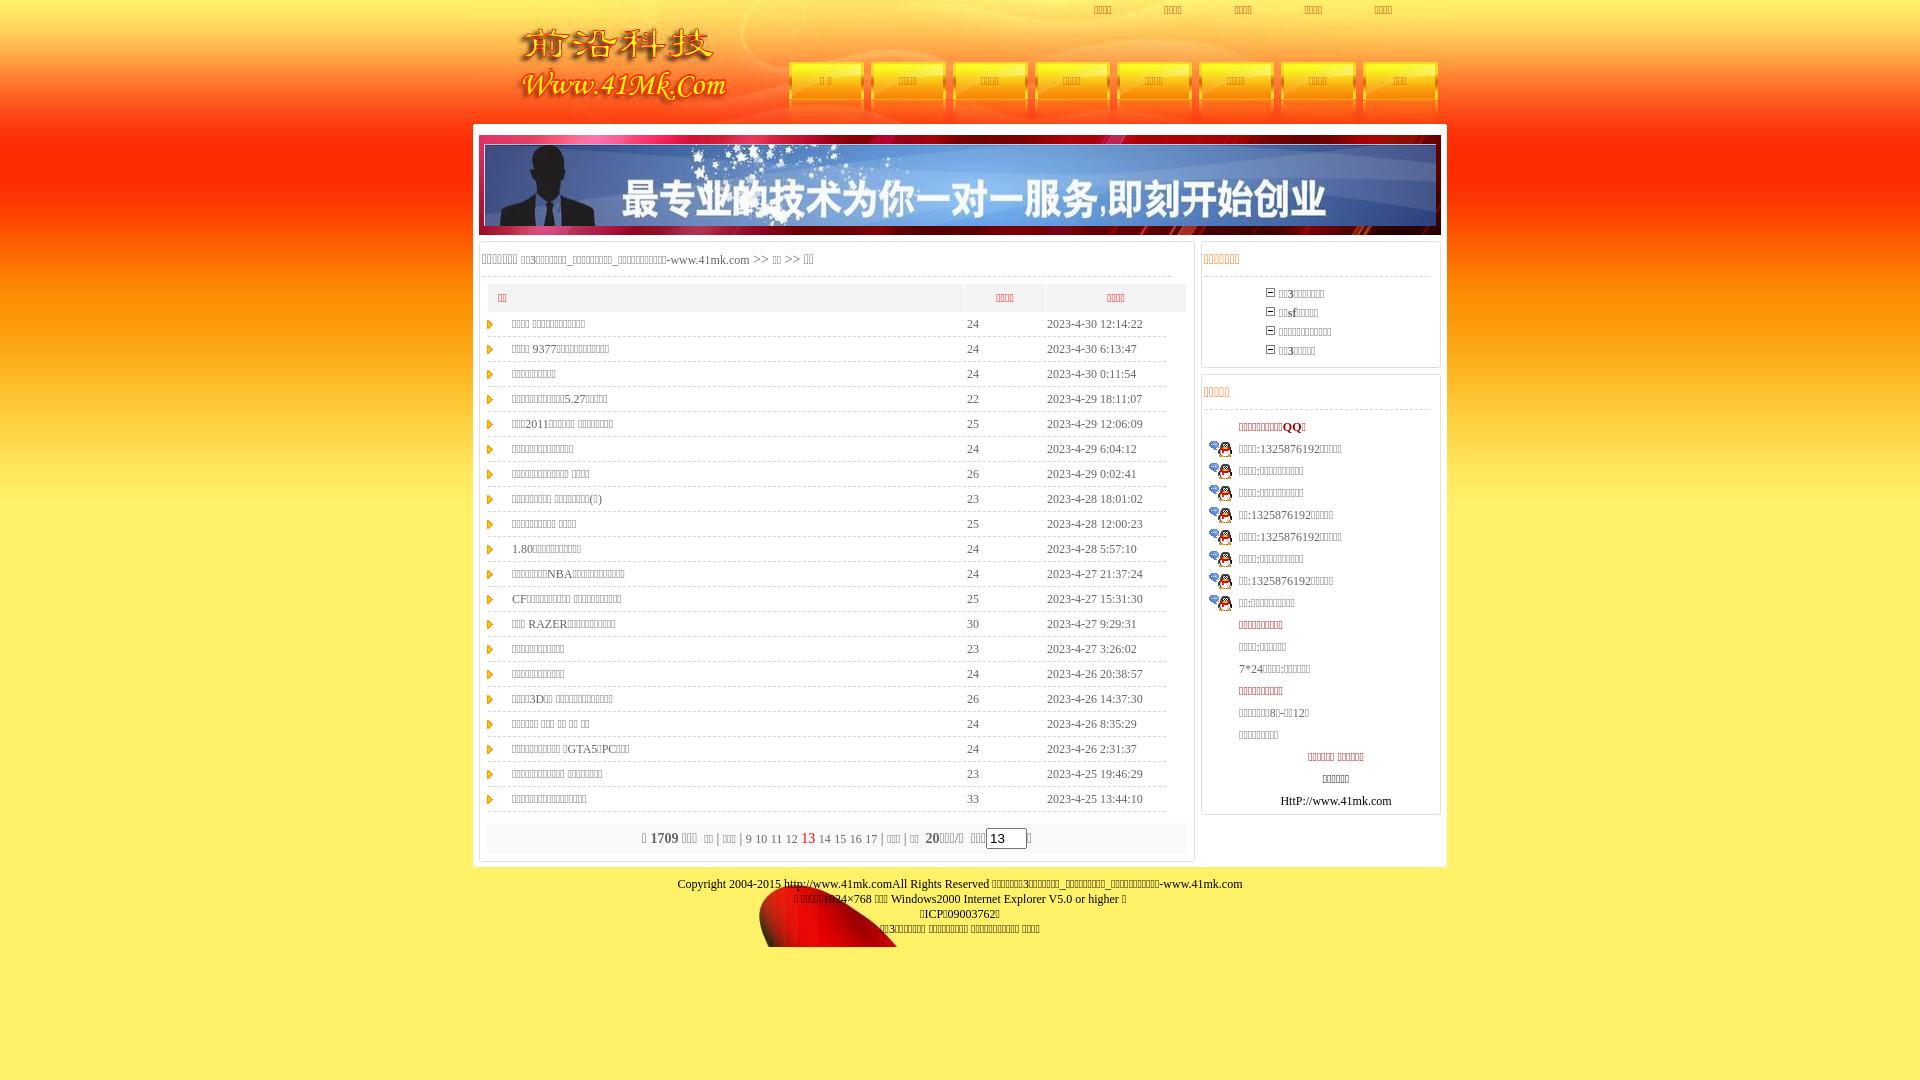 This screenshot has width=1920, height=1080. Describe the element at coordinates (1093, 573) in the screenshot. I see `'2023-4-27 21:37:24'` at that location.